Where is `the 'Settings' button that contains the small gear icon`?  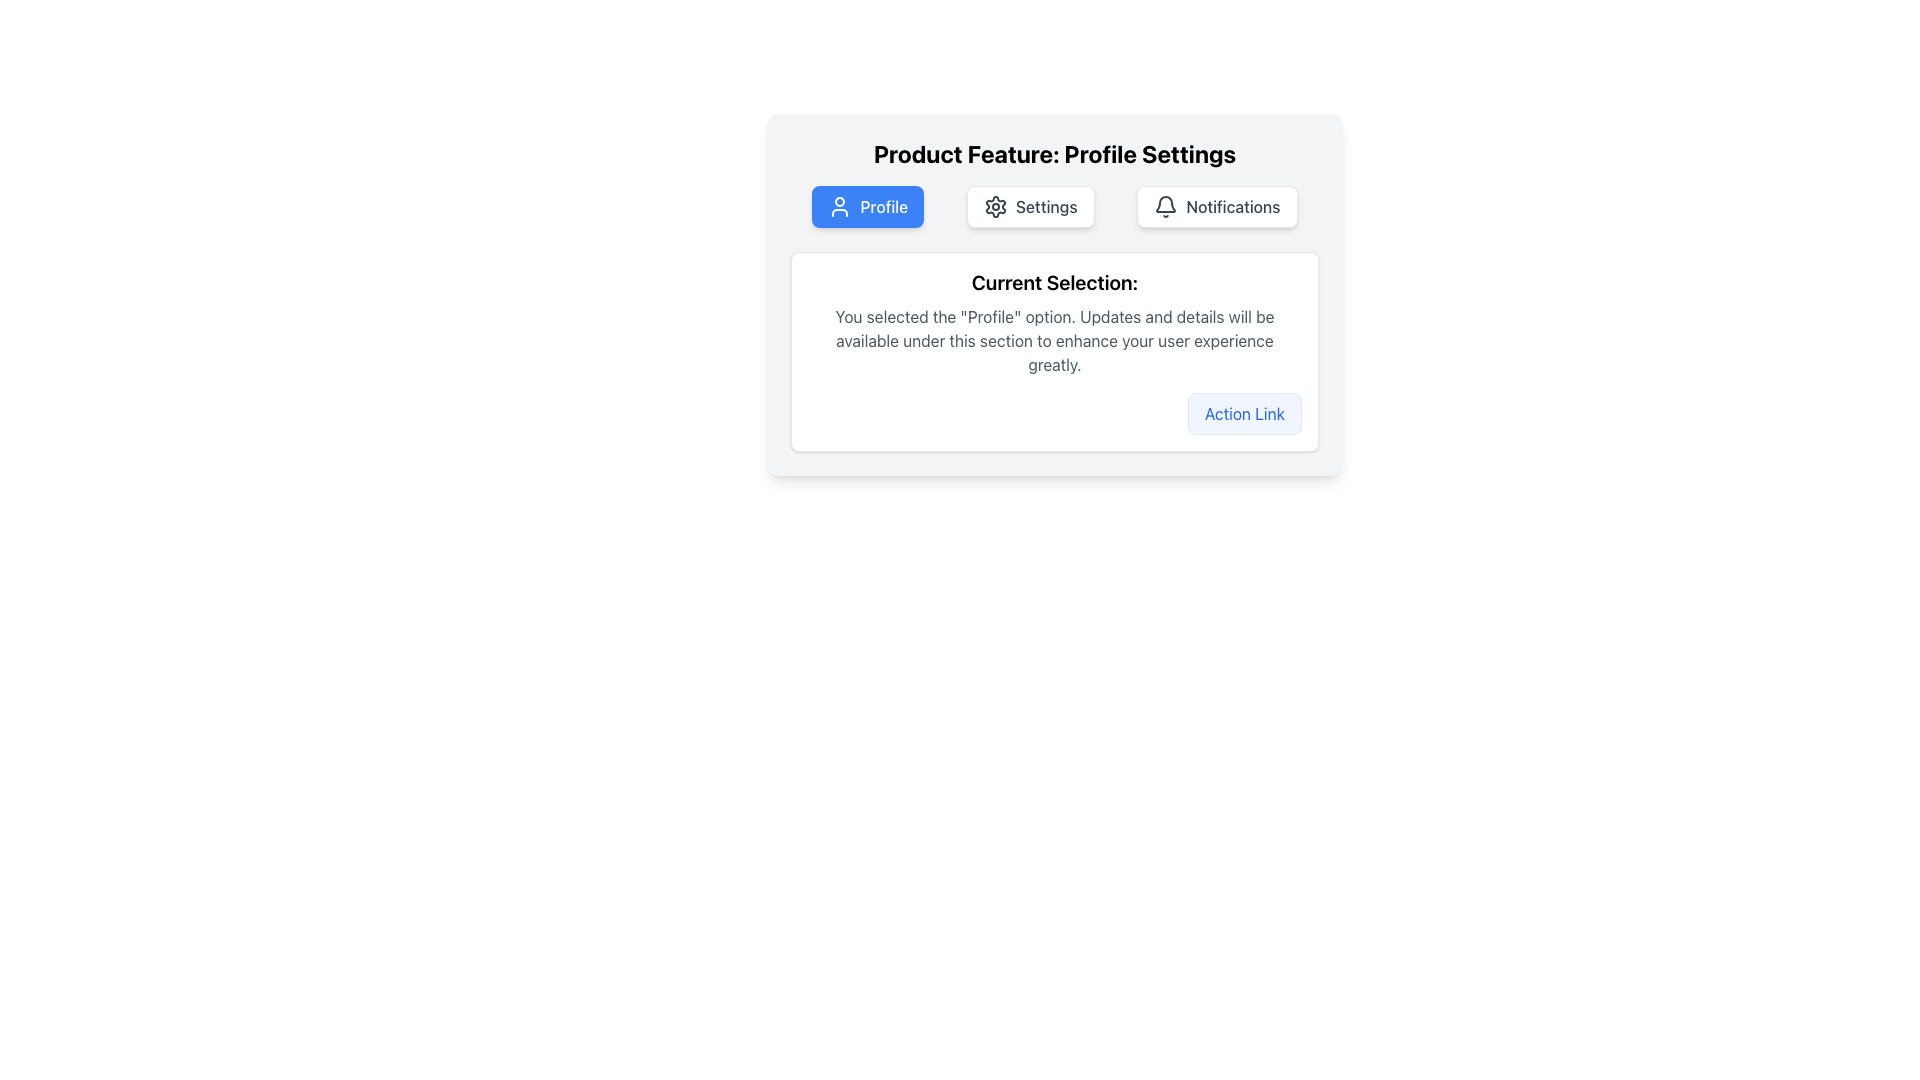 the 'Settings' button that contains the small gear icon is located at coordinates (995, 207).